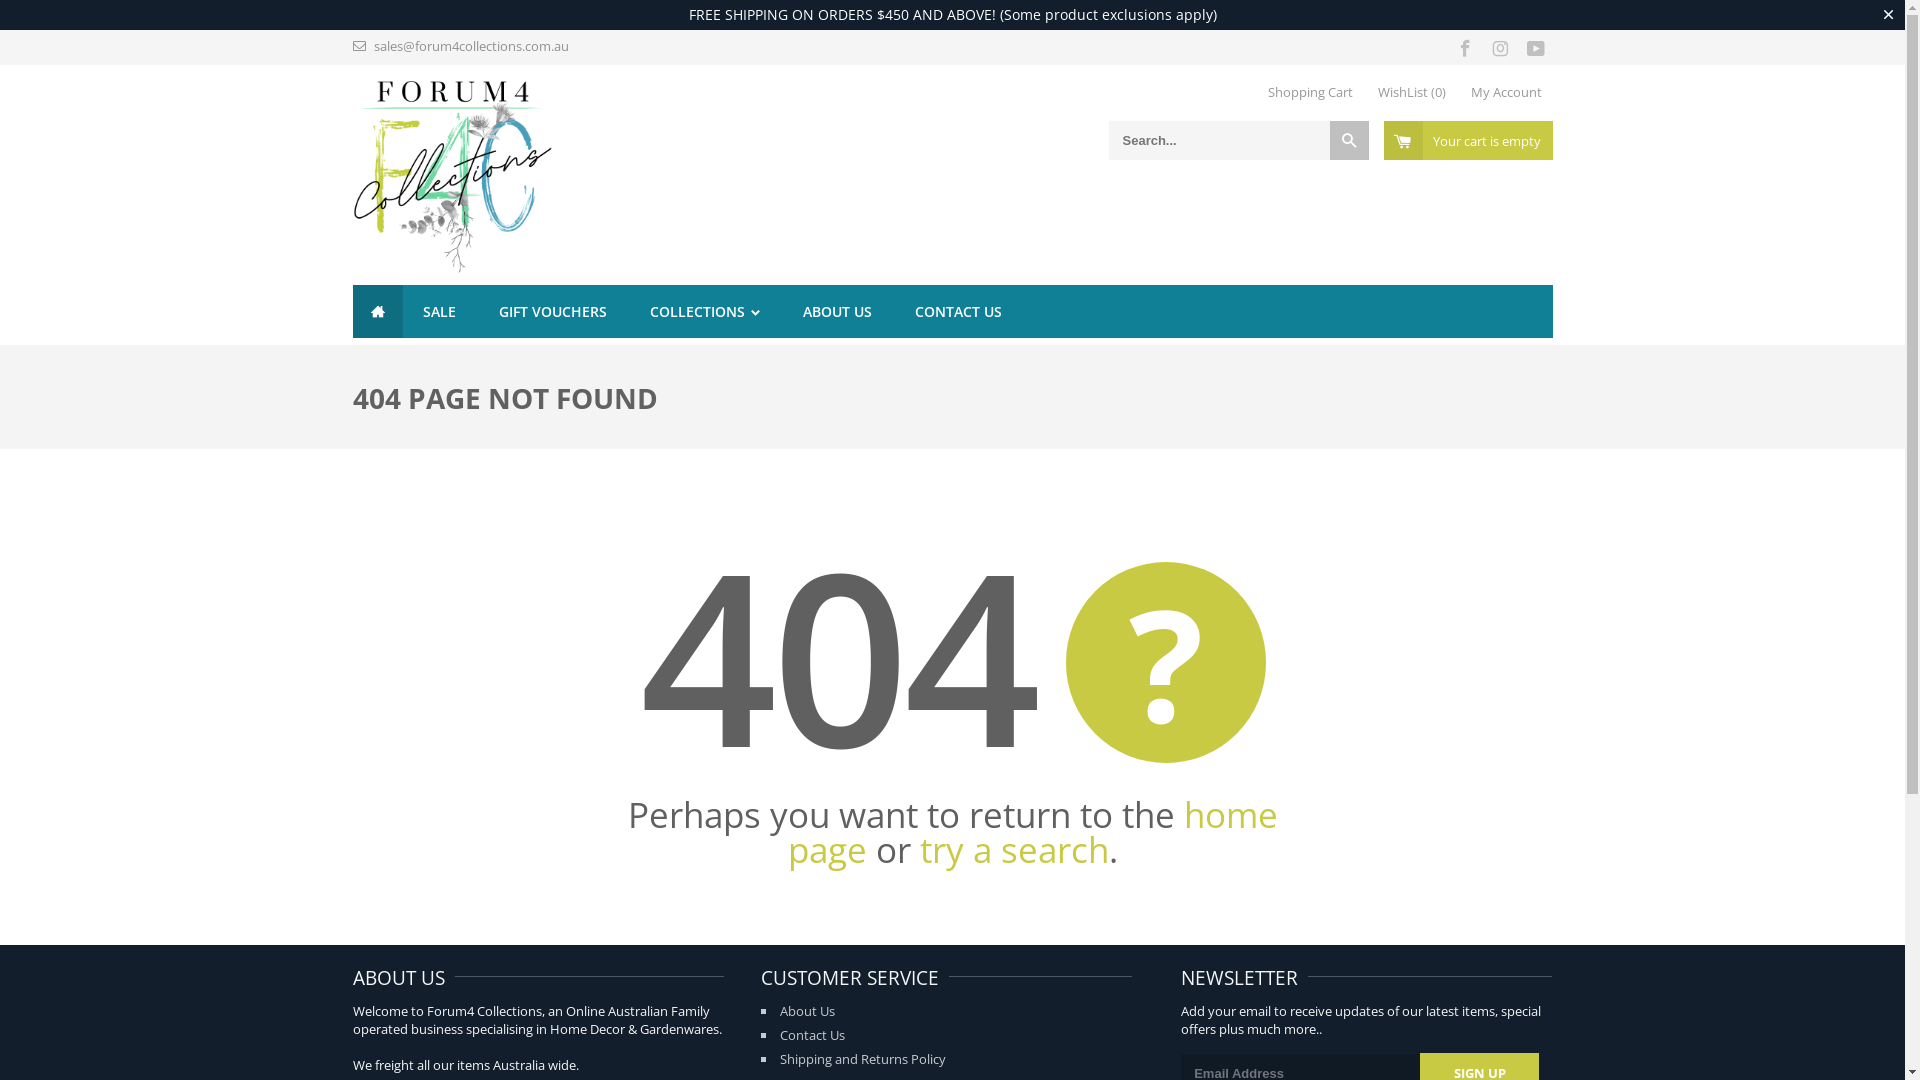  What do you see at coordinates (807, 1010) in the screenshot?
I see `'About Us'` at bounding box center [807, 1010].